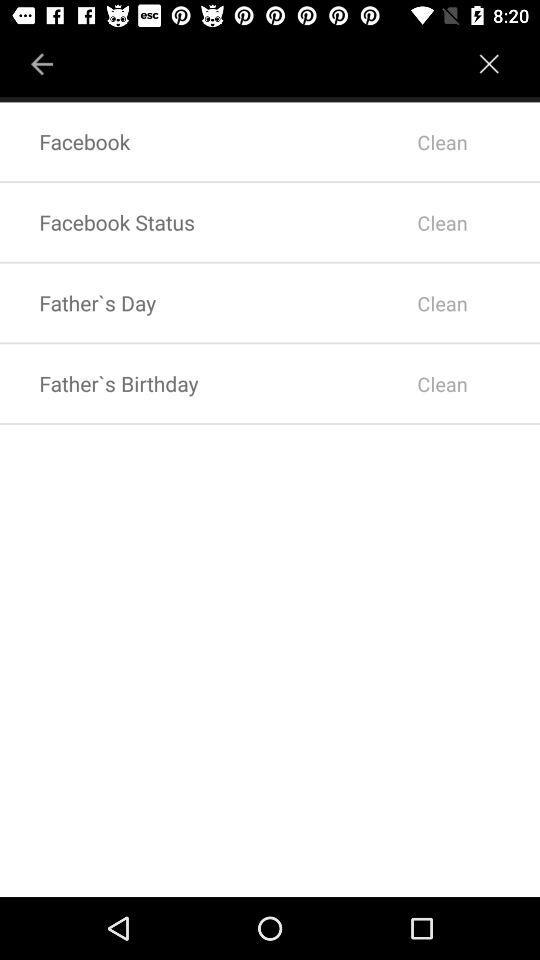  What do you see at coordinates (489, 56) in the screenshot?
I see `the close icon` at bounding box center [489, 56].